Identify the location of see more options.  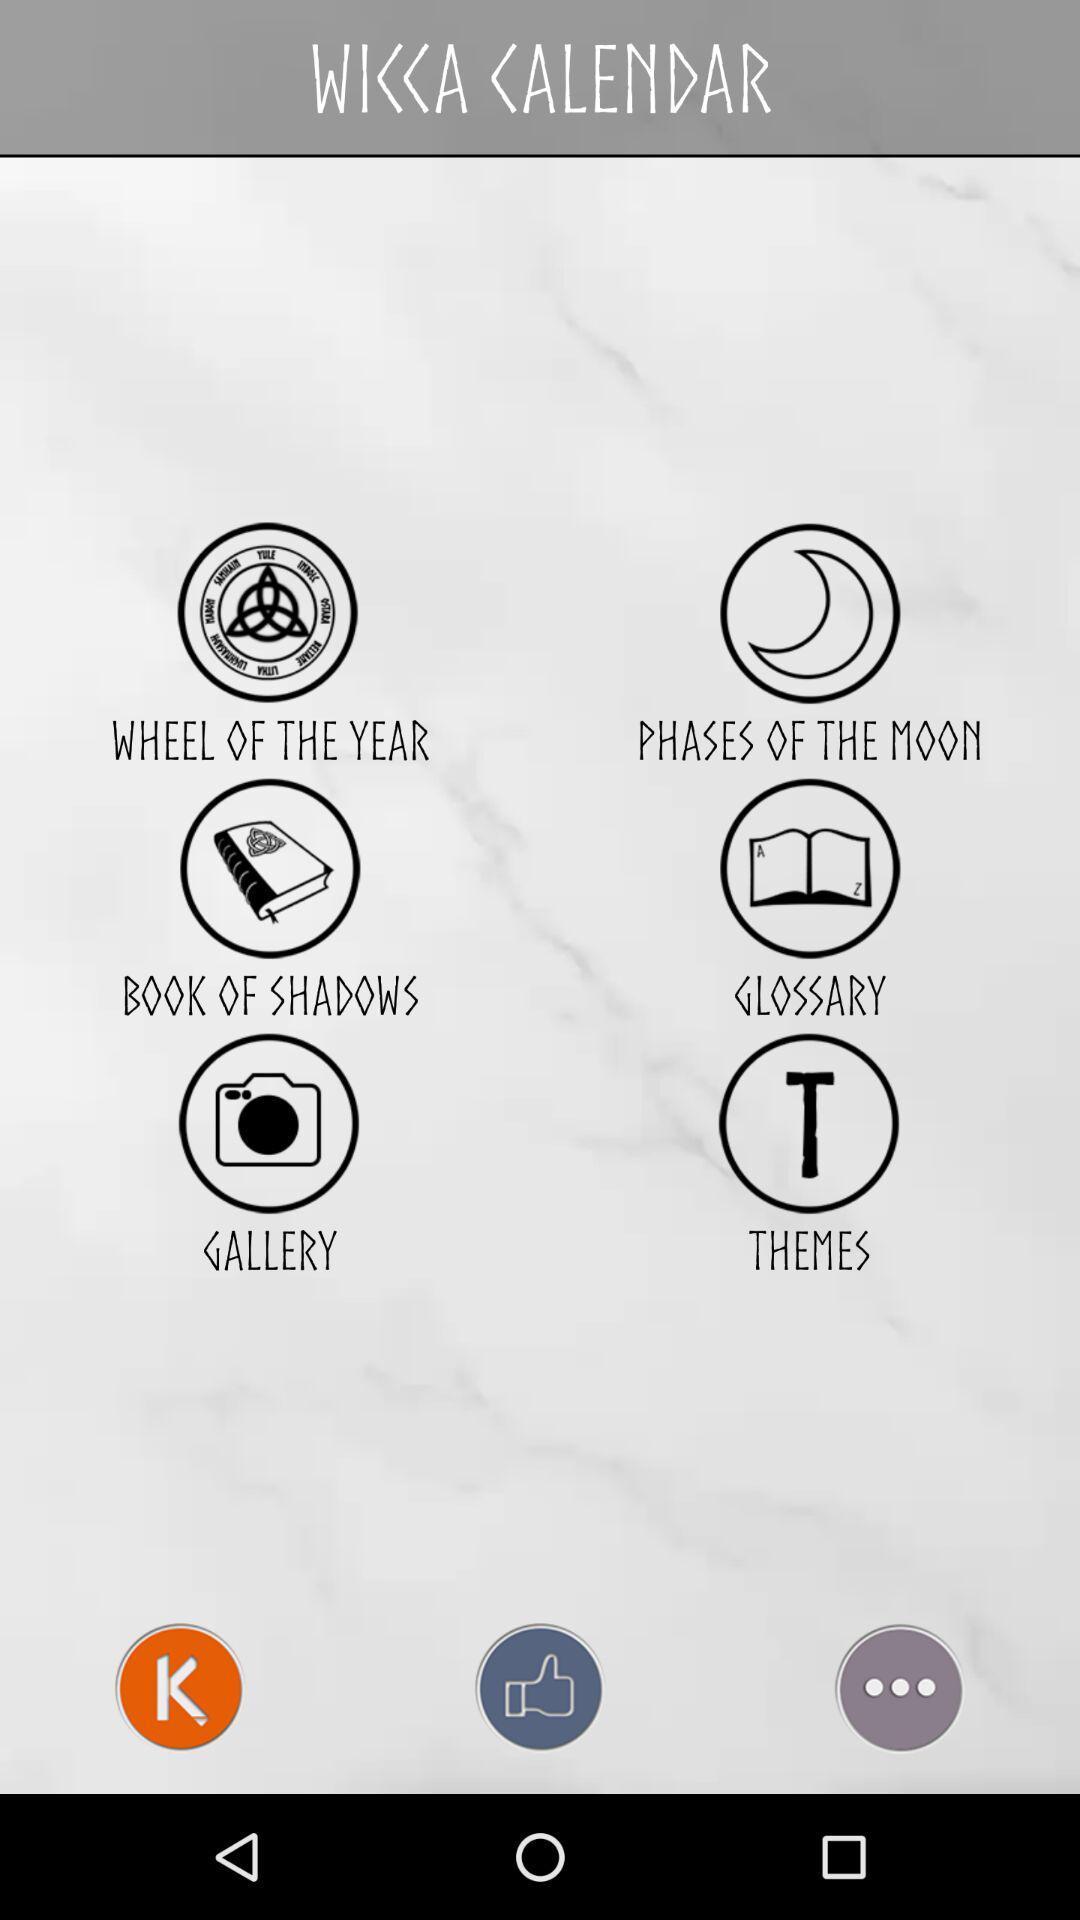
(898, 1687).